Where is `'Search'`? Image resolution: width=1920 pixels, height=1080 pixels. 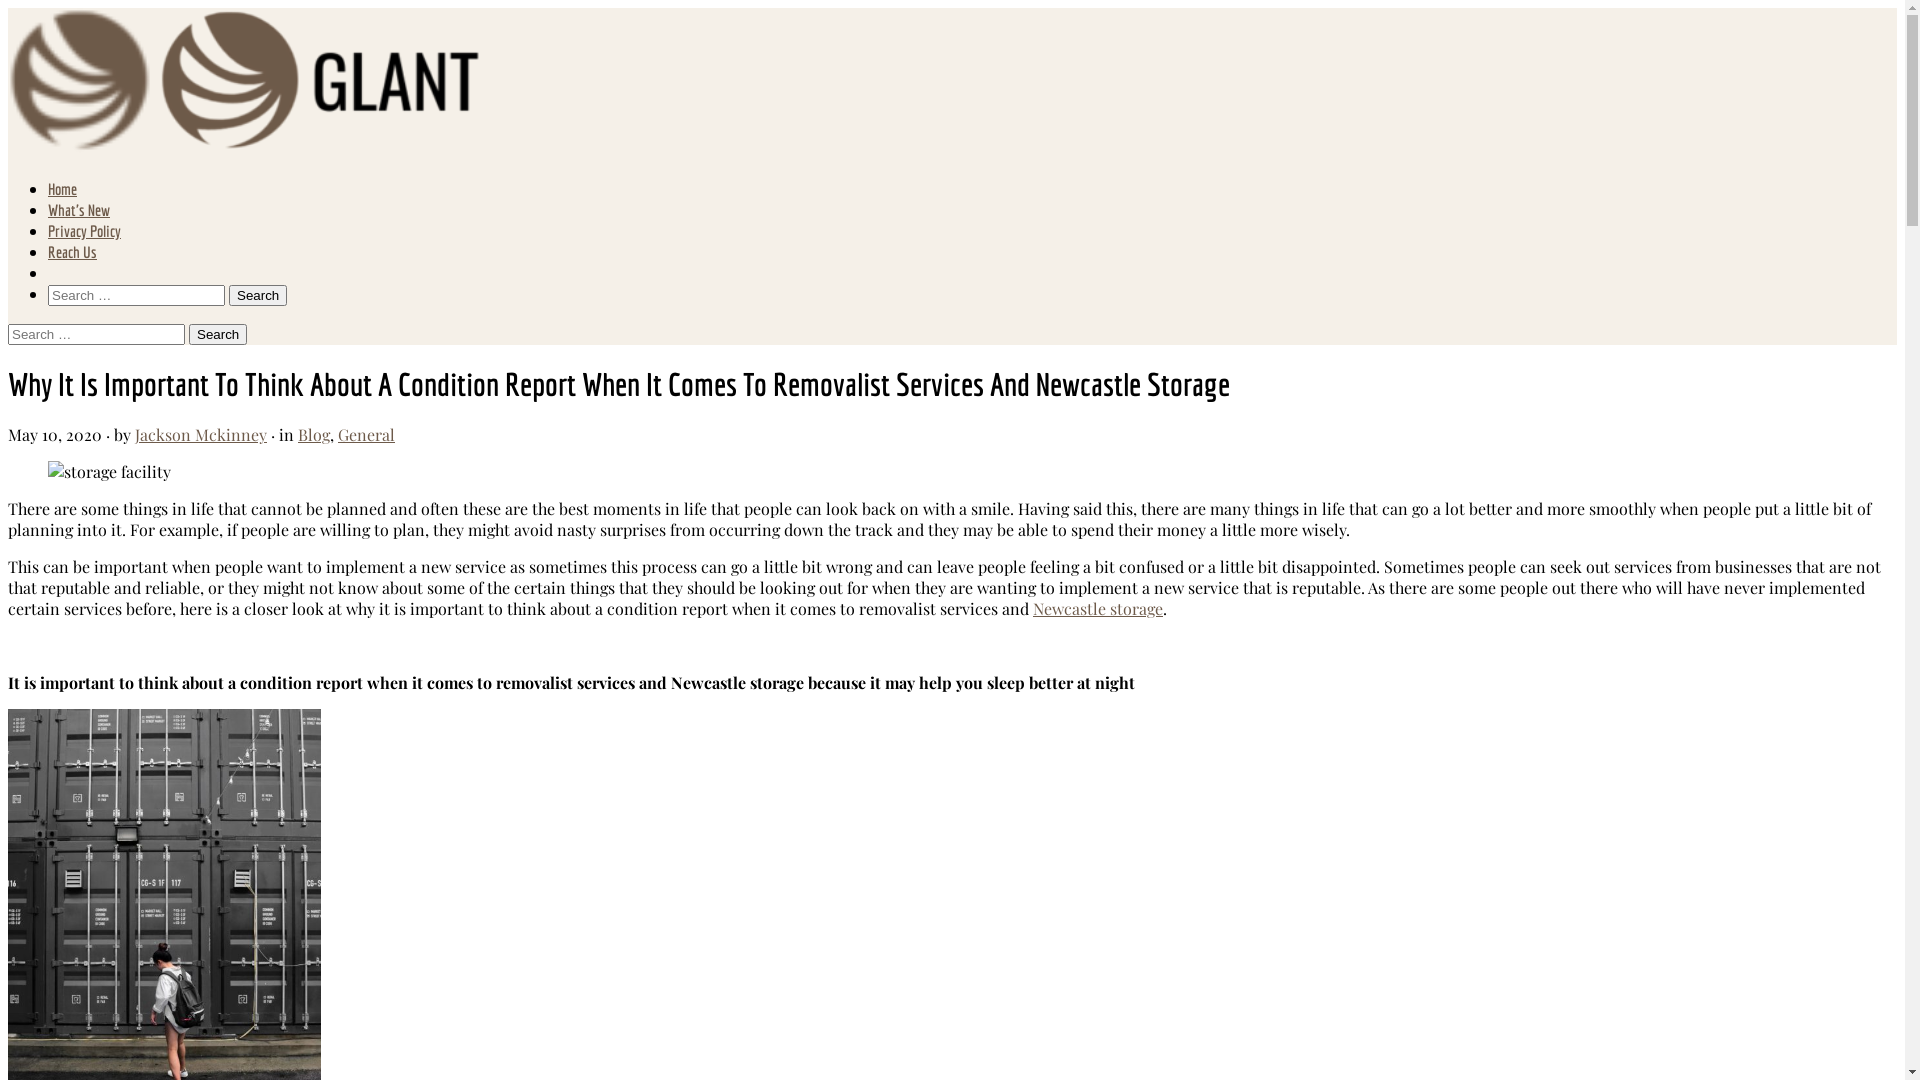
'Search' is located at coordinates (257, 295).